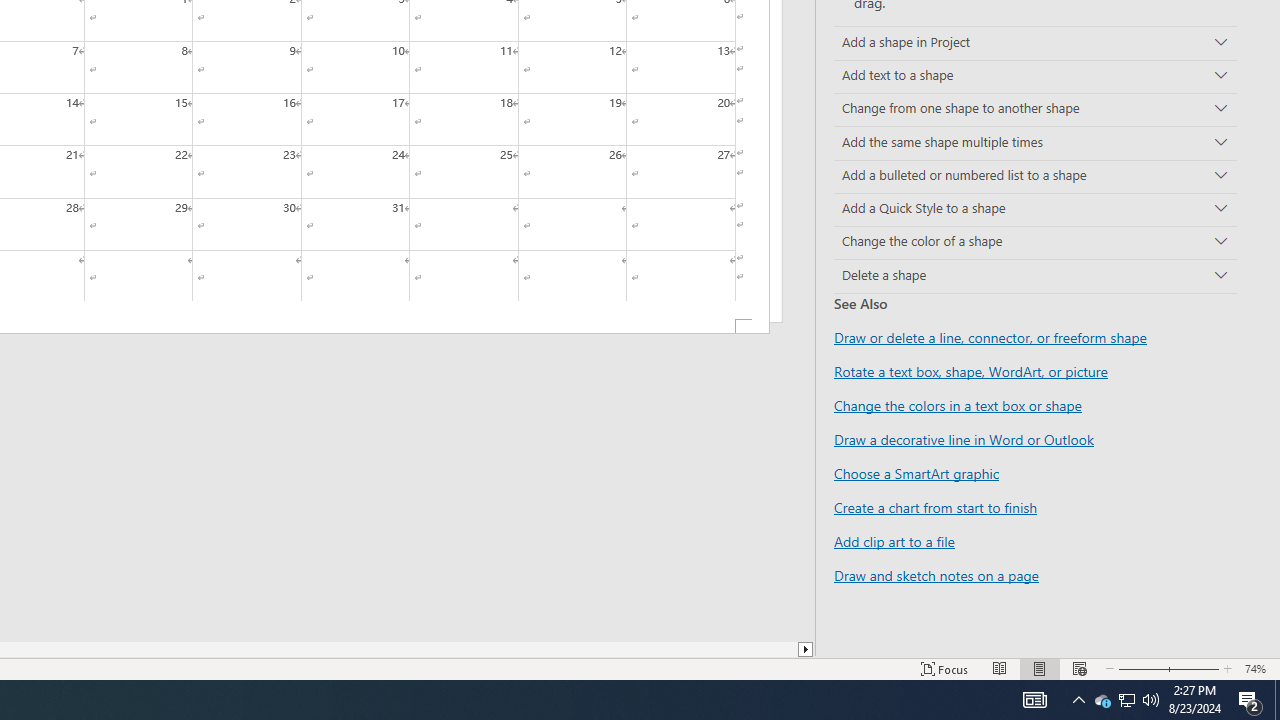  I want to click on 'Add text to a shape', so click(1035, 76).